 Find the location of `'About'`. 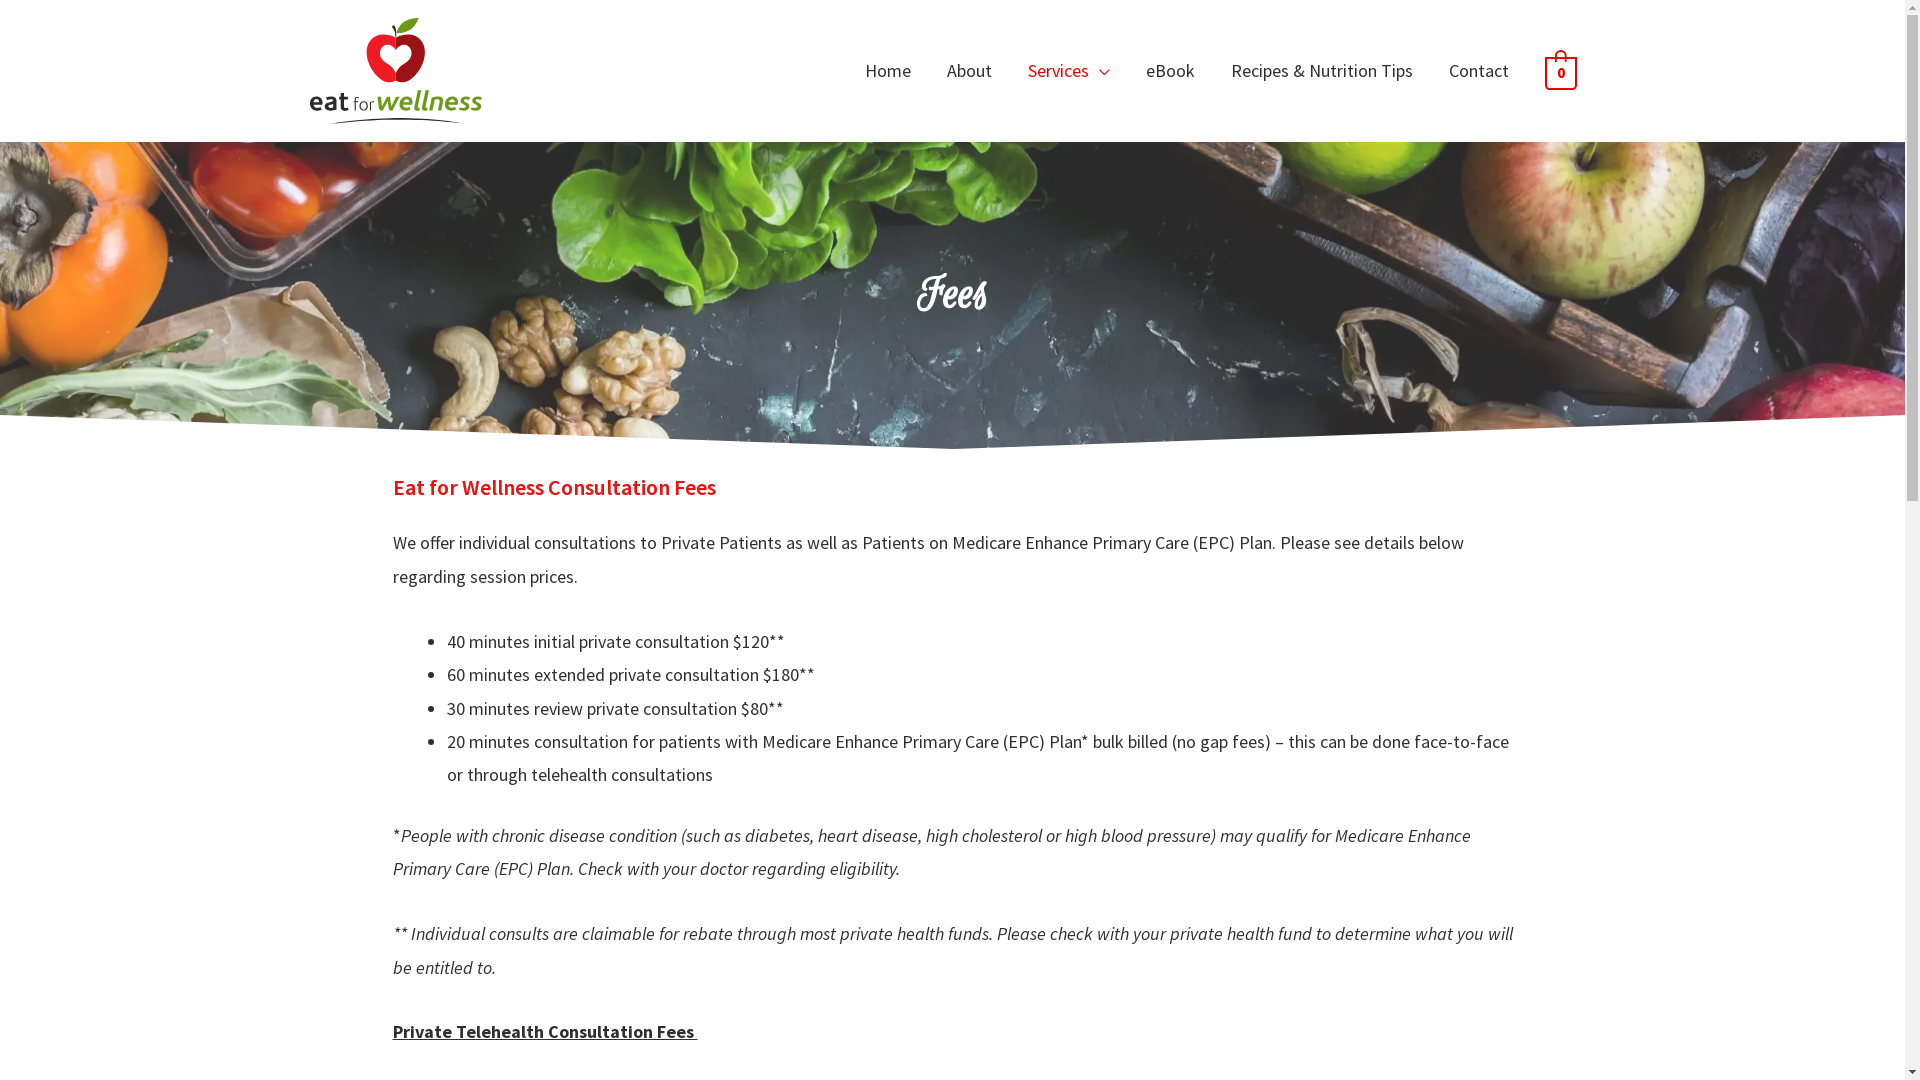

'About' is located at coordinates (968, 69).